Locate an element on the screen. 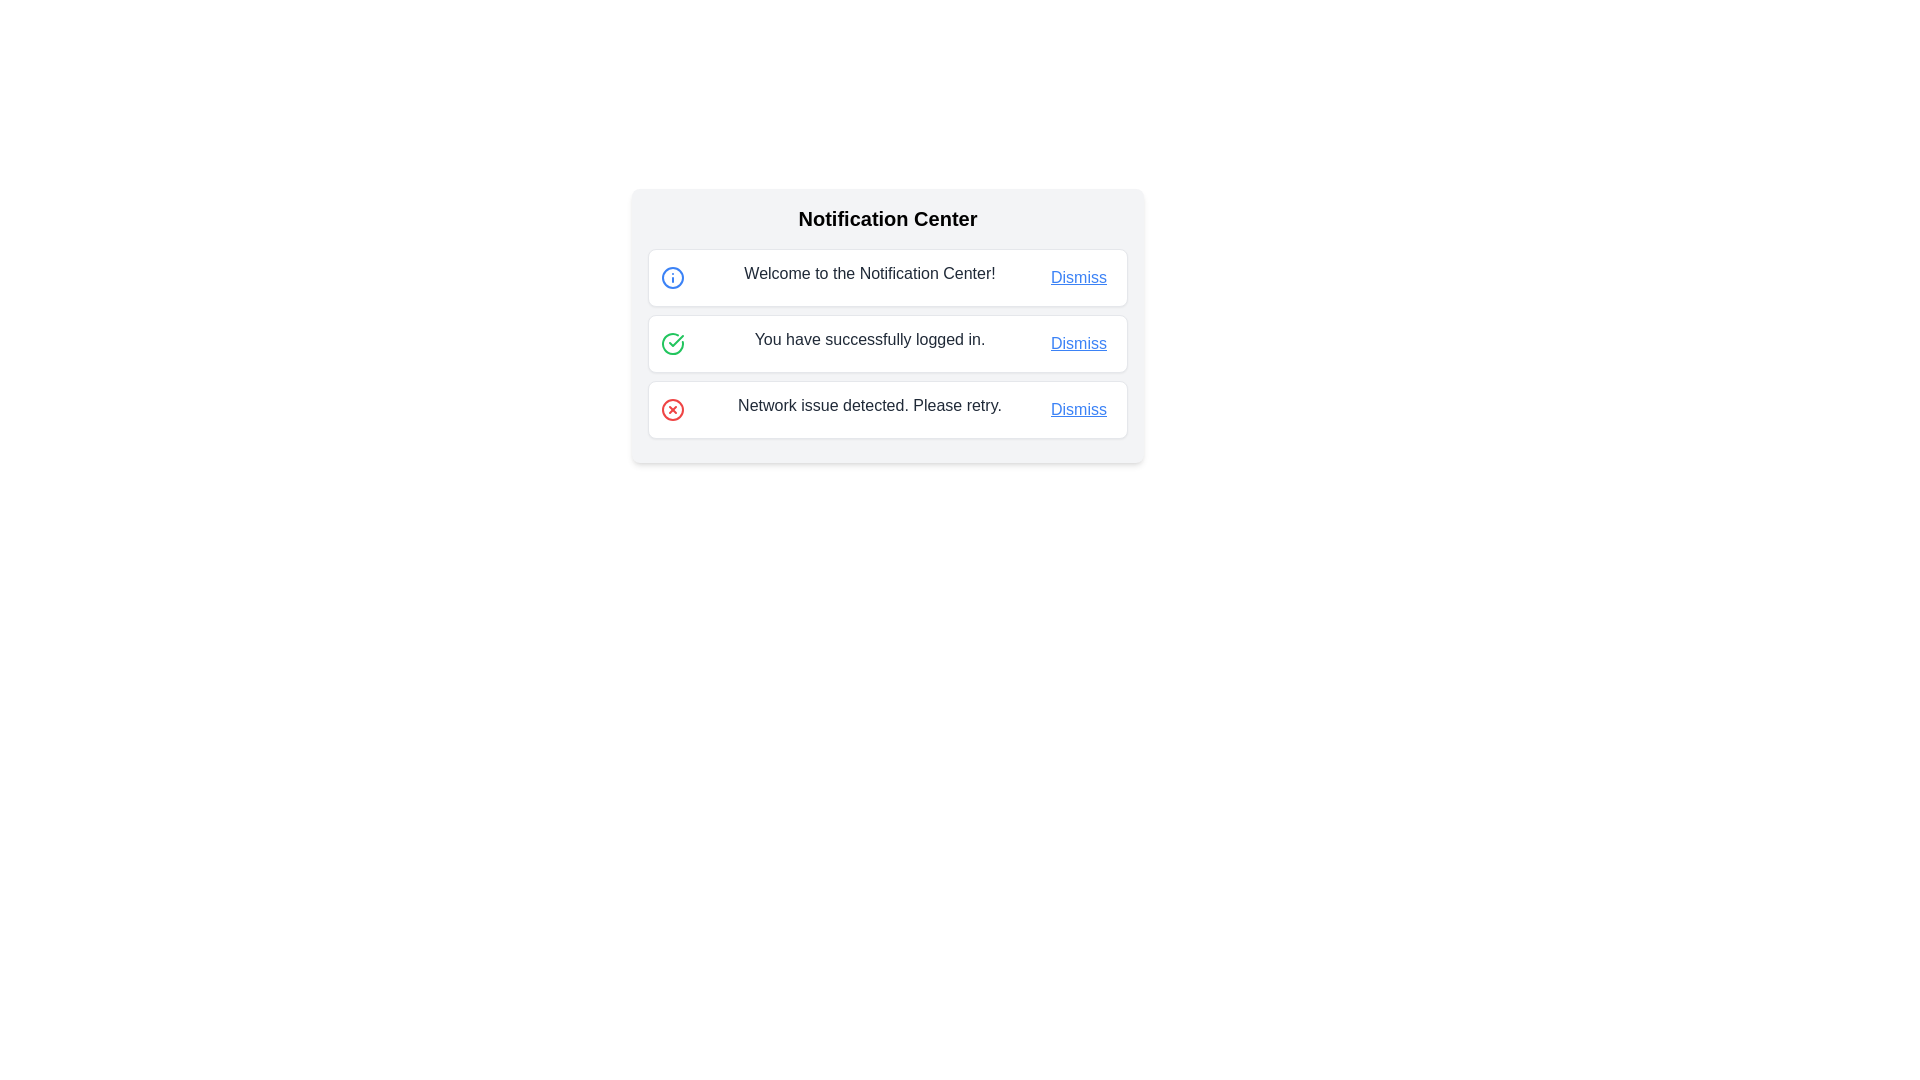 Image resolution: width=1920 pixels, height=1080 pixels. the green checkmark icon that indicates successful login in the notification center, which is the second item in a vertical list of notifications is located at coordinates (672, 342).